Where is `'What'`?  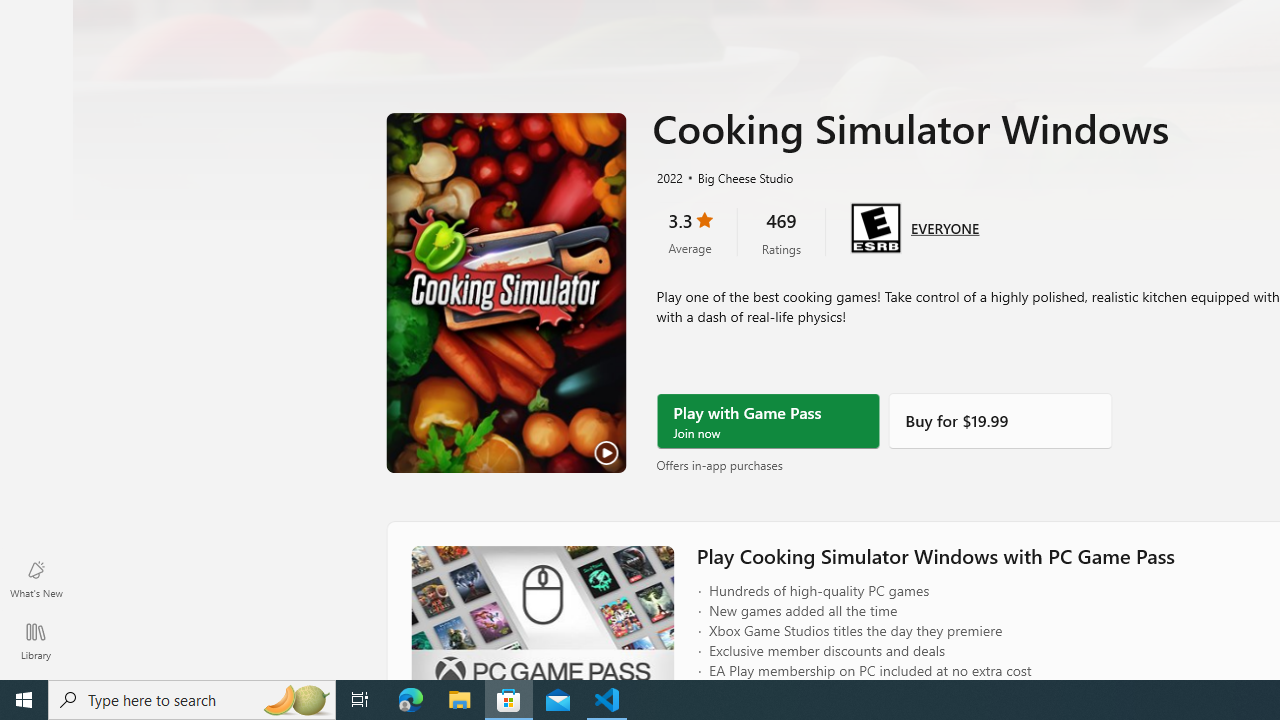
'What' is located at coordinates (35, 578).